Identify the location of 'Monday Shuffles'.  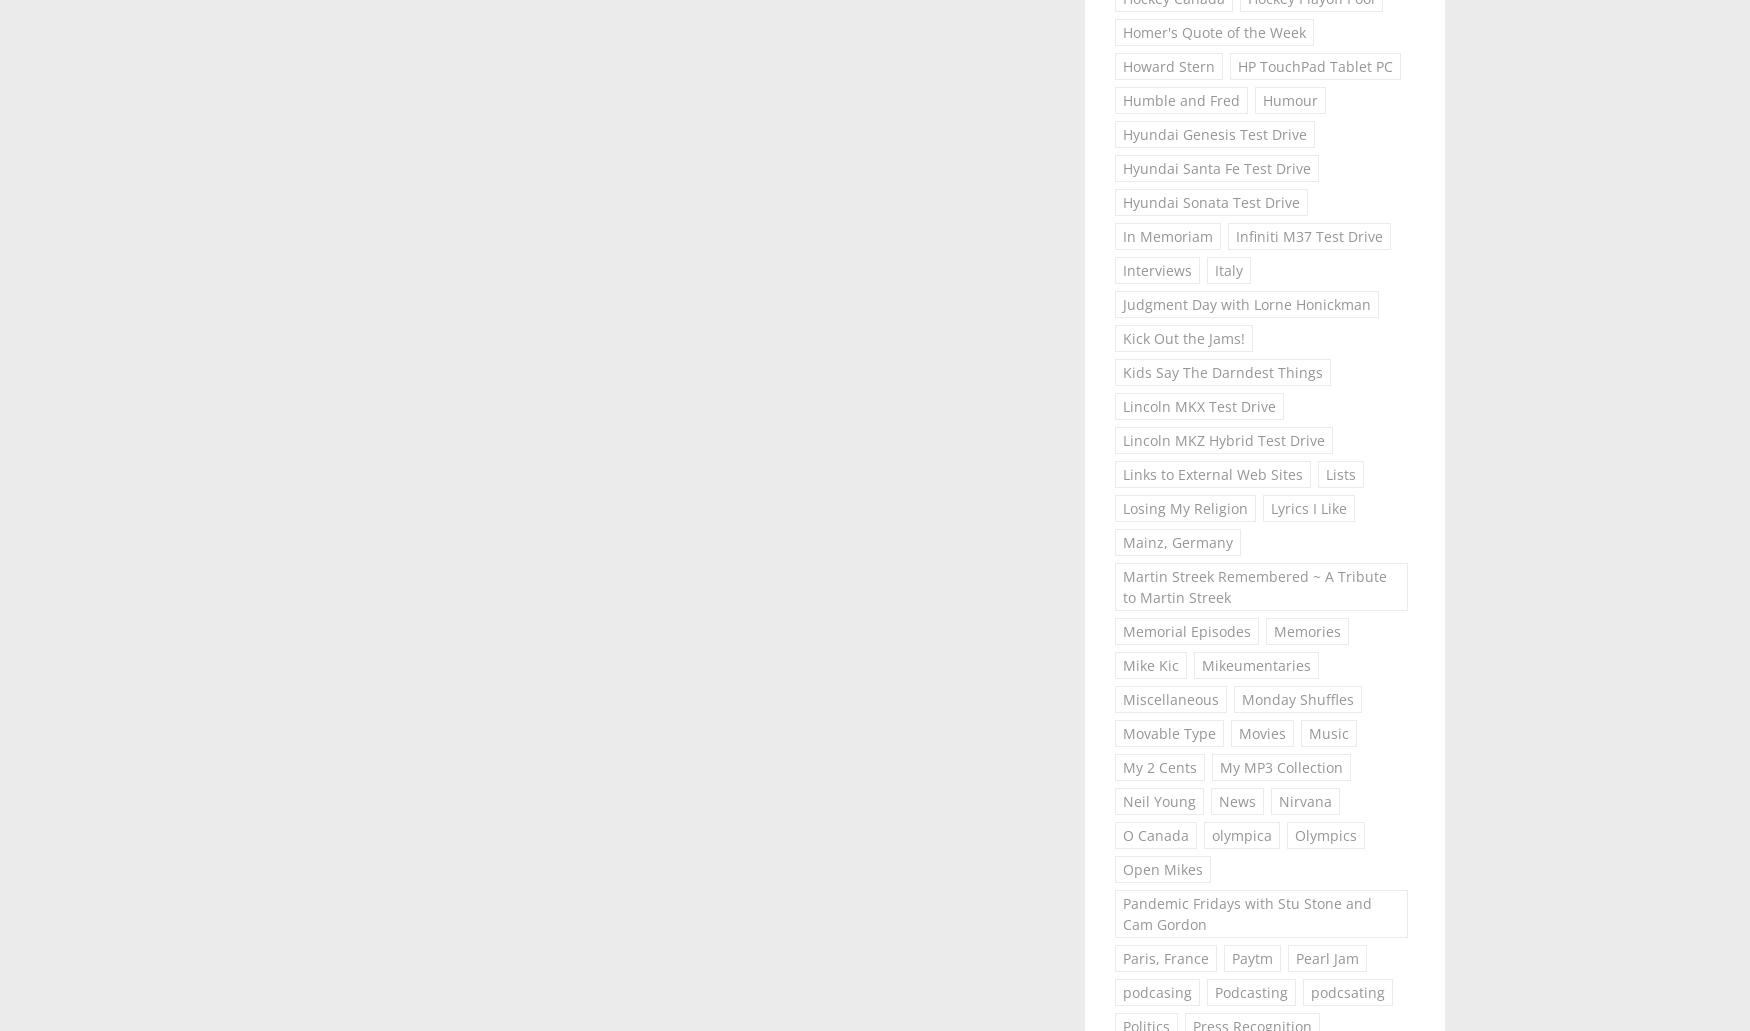
(1296, 698).